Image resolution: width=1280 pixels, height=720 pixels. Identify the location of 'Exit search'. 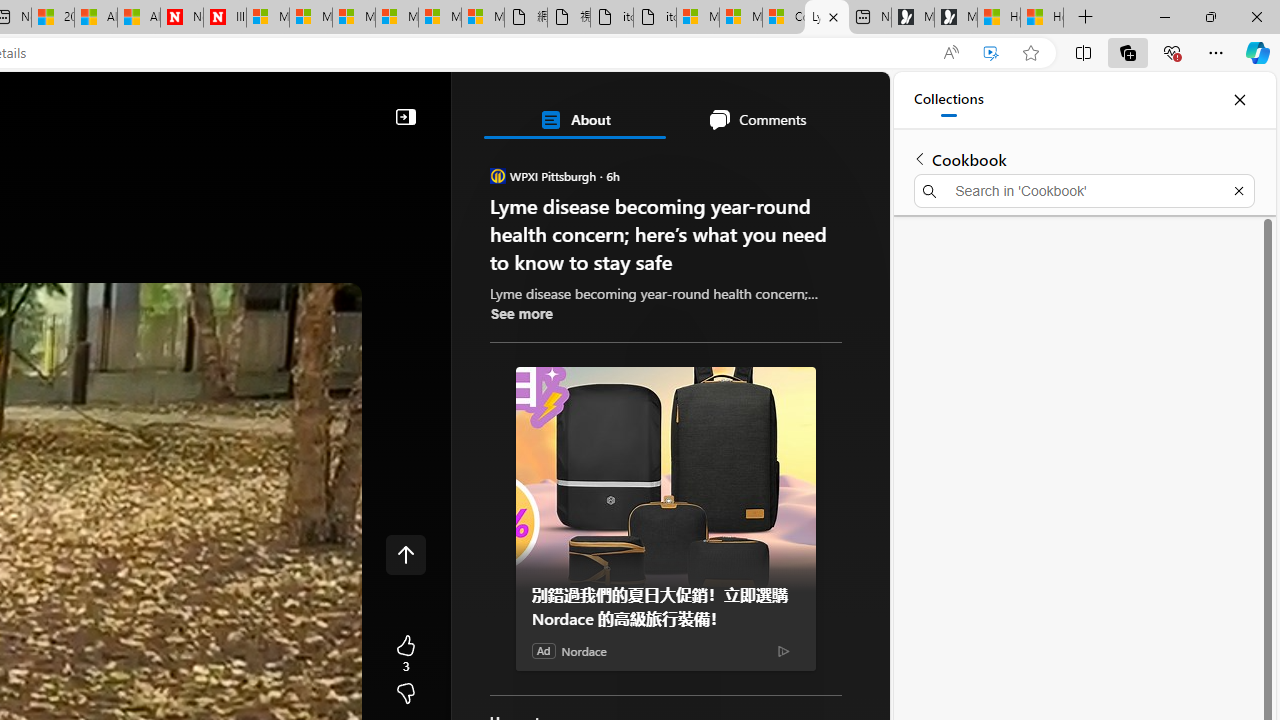
(1238, 191).